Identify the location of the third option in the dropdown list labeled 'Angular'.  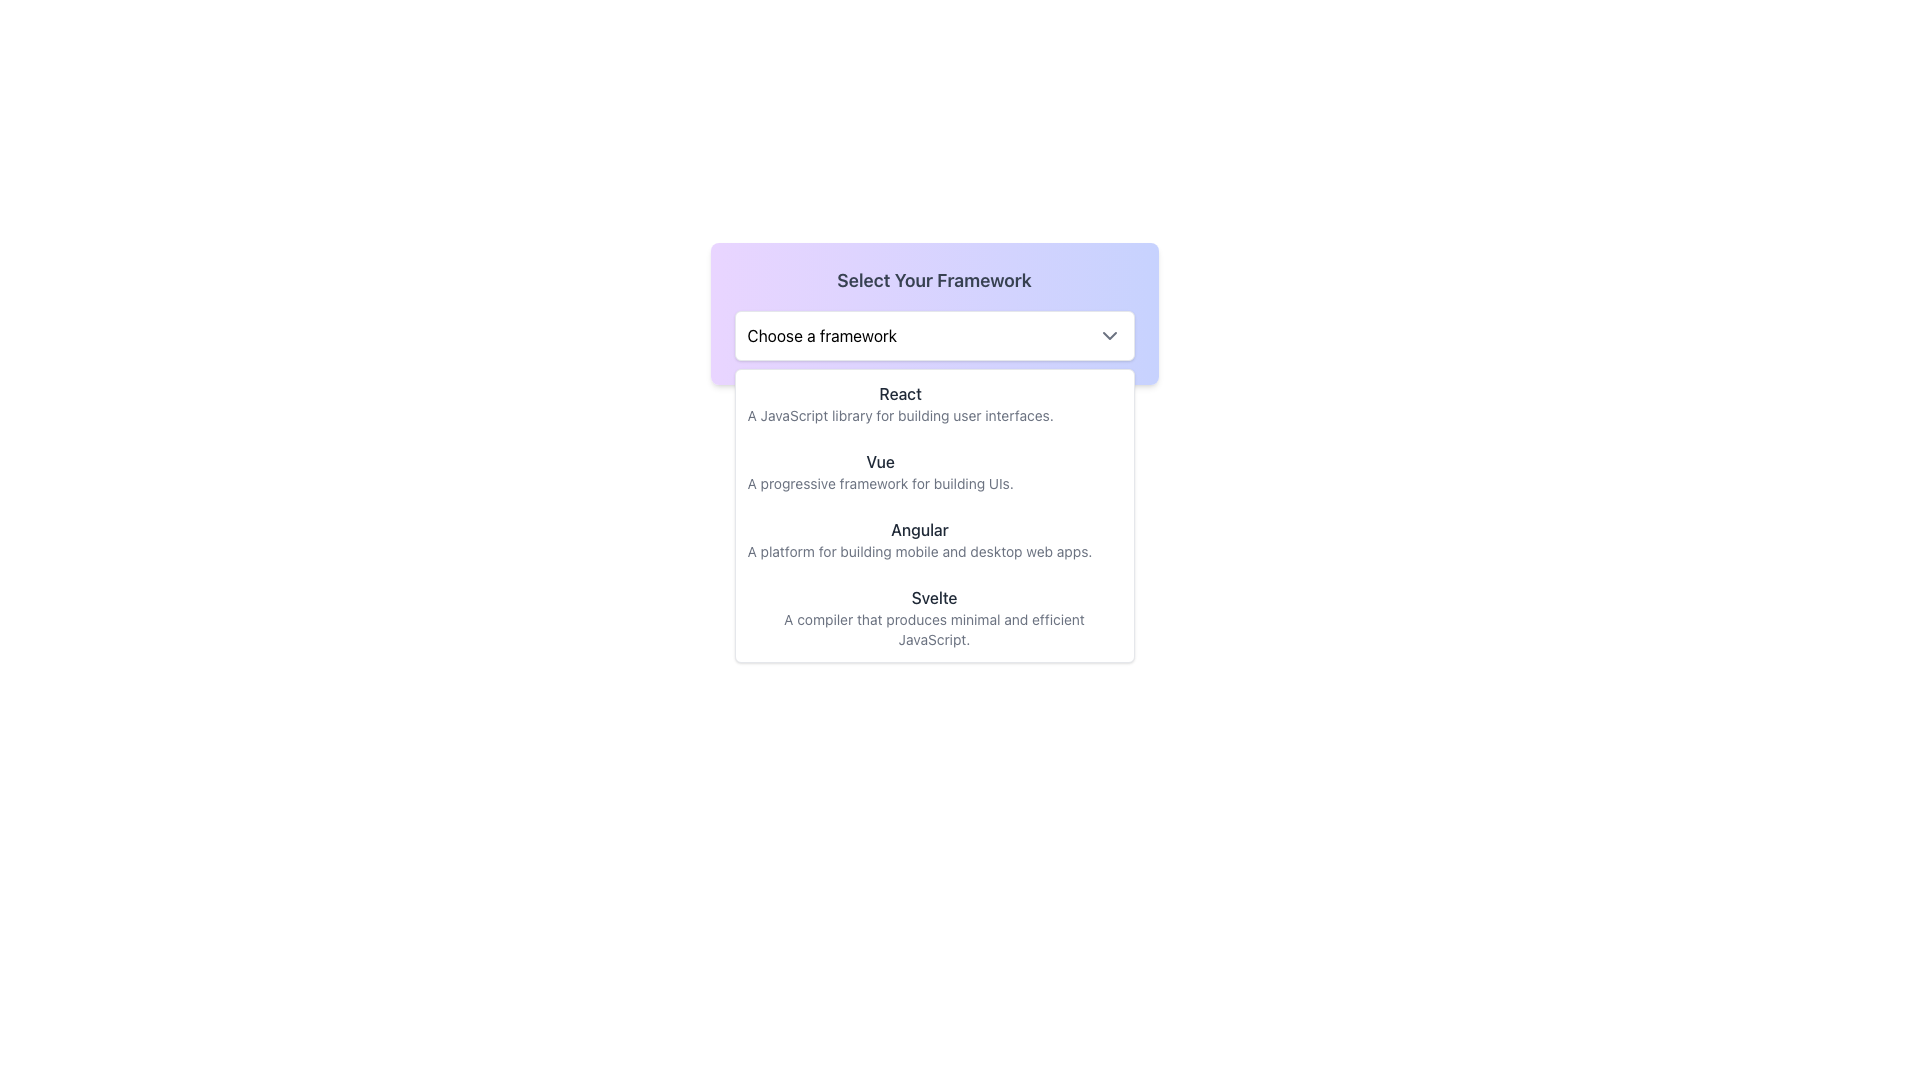
(933, 515).